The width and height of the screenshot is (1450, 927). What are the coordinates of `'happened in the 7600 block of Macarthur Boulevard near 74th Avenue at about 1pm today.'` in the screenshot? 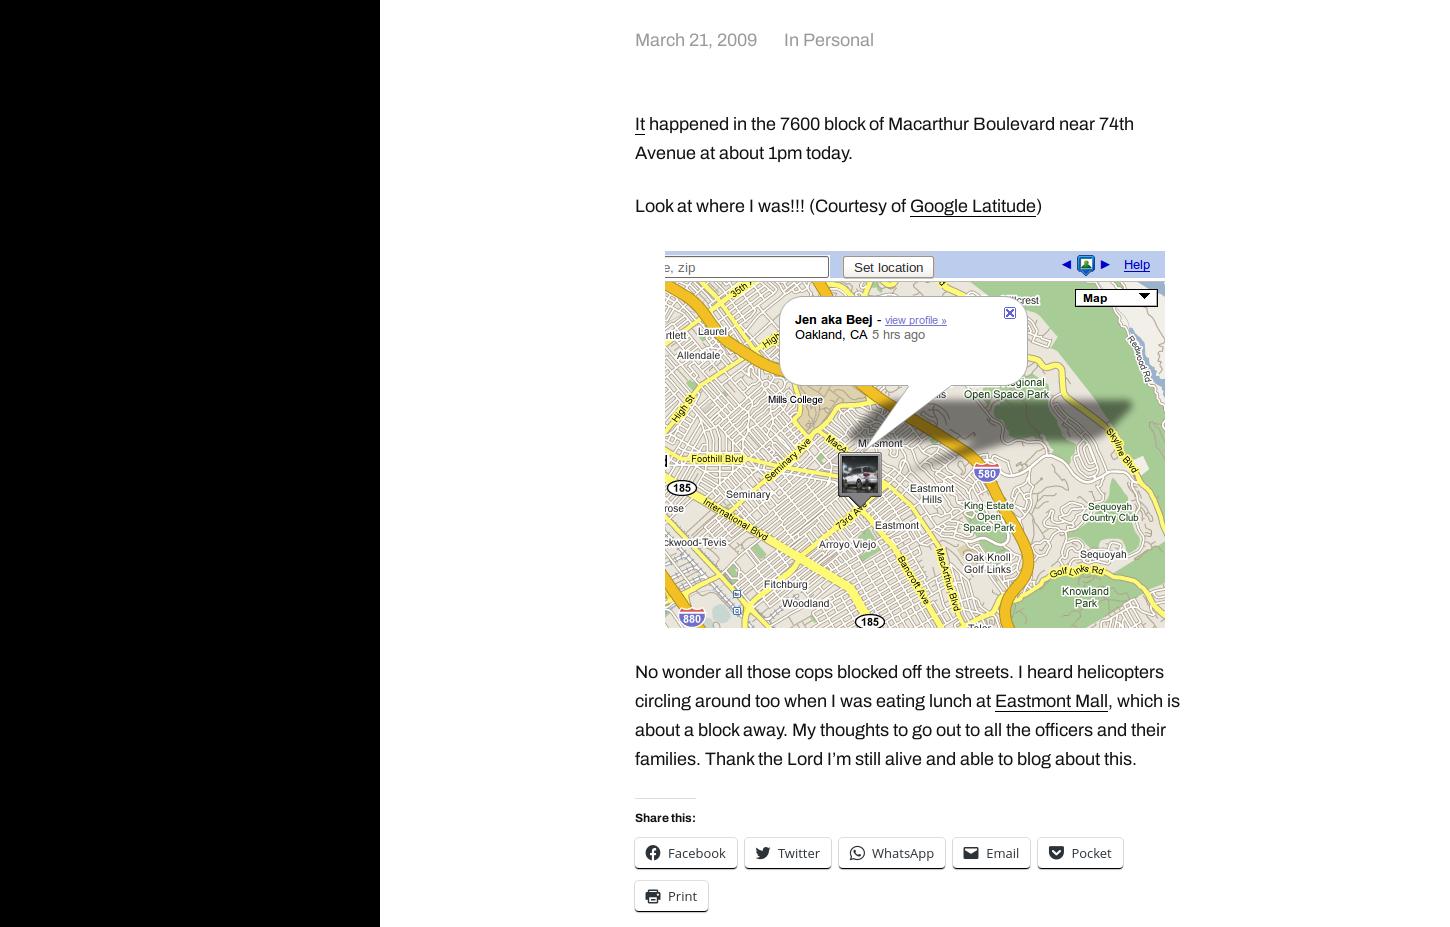 It's located at (883, 136).